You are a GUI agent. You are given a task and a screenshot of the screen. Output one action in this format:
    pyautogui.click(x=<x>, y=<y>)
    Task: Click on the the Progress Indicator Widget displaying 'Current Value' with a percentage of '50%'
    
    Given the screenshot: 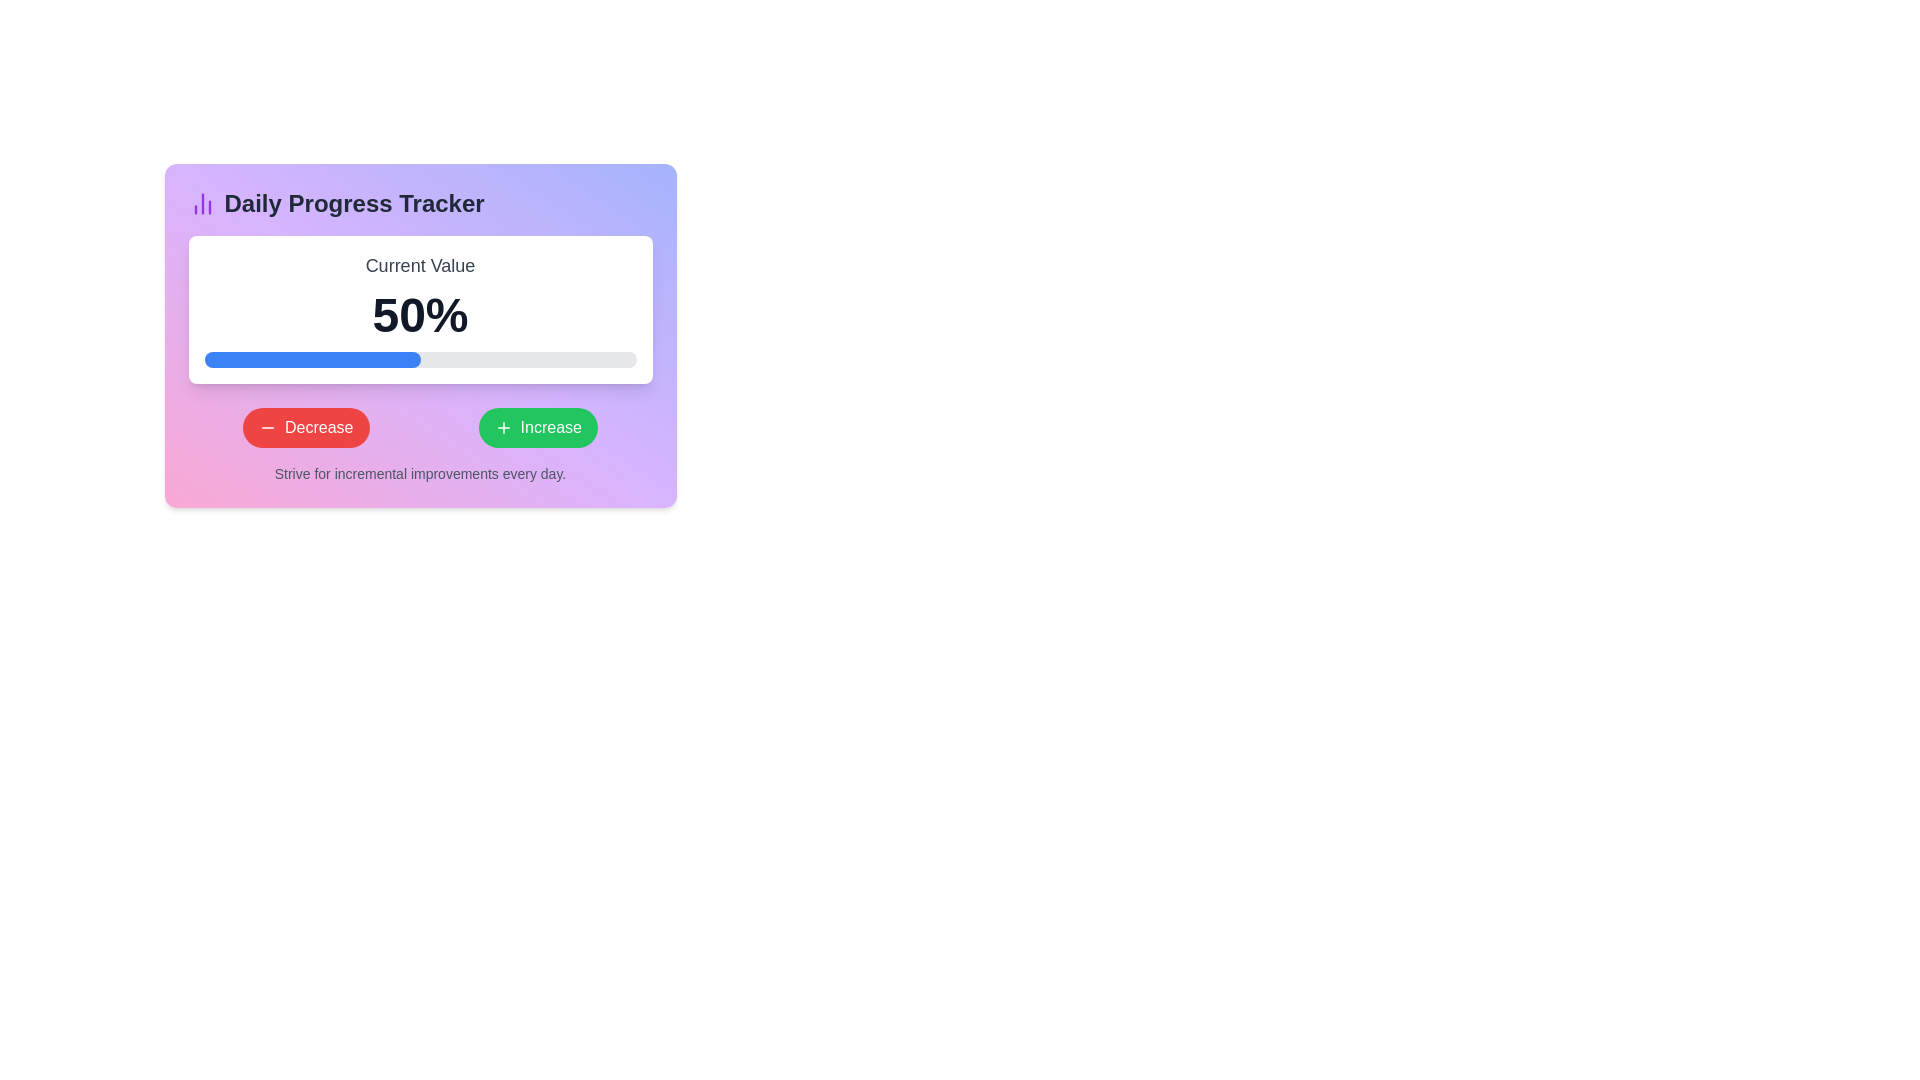 What is the action you would take?
    pyautogui.click(x=419, y=309)
    